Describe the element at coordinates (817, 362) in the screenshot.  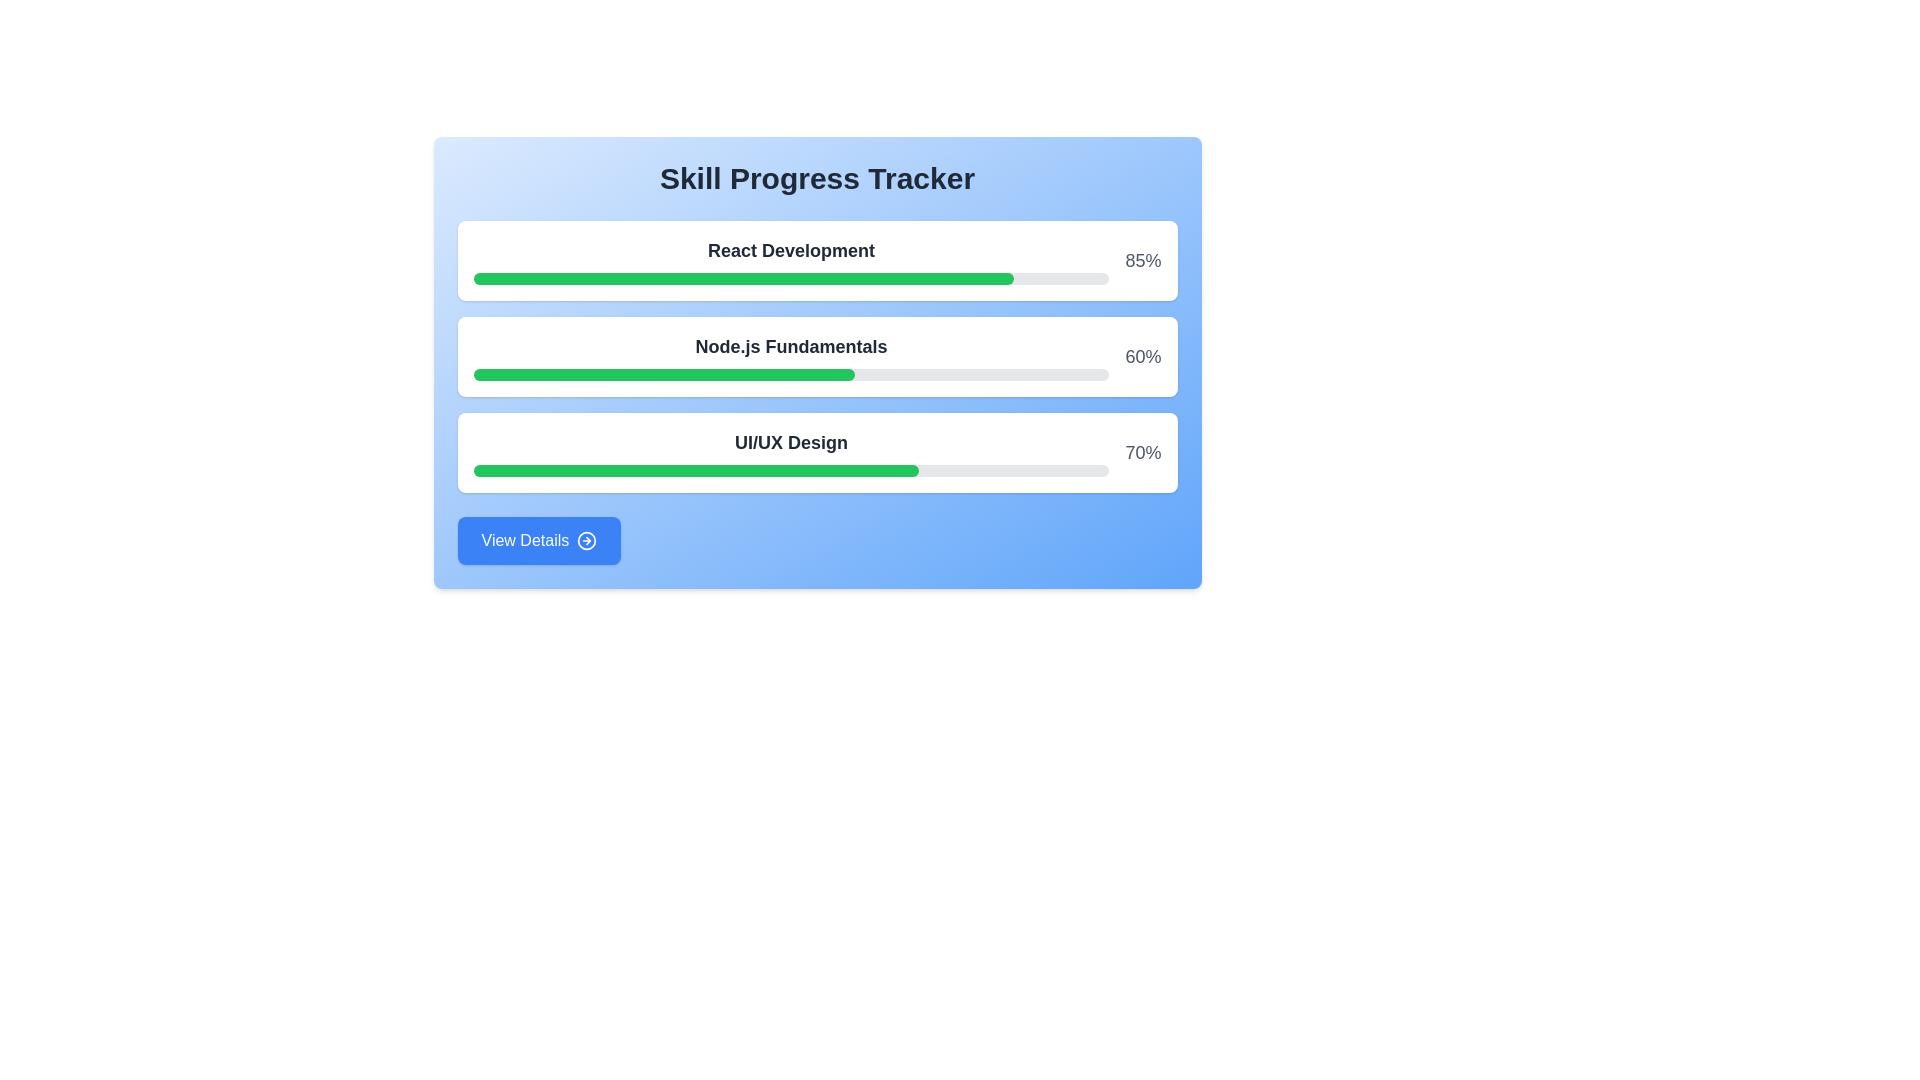
I see `progress level of the 'Node.js Fundamentals' skill, which is represented by the second progress tracker bar in the vertical layout, located between the 'React Development' and 'UI/UX Design' progress trackers` at that location.